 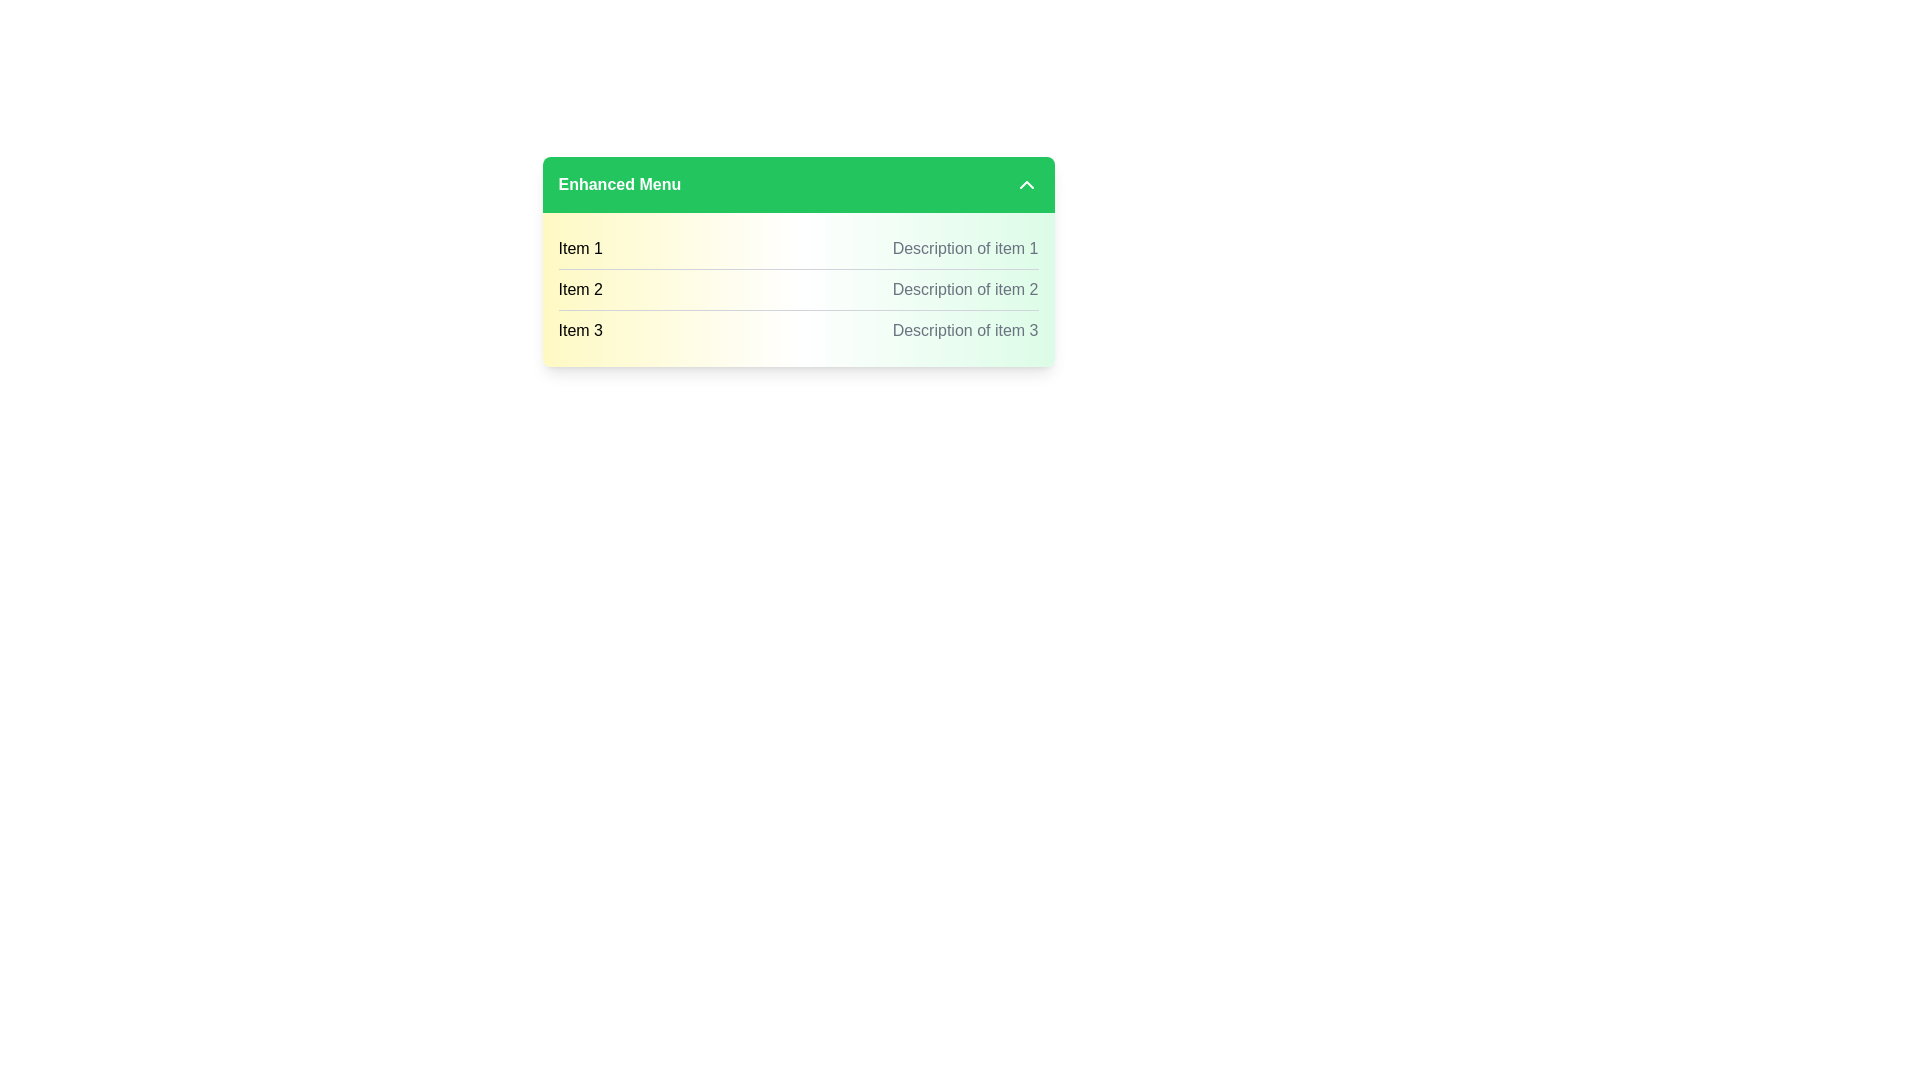 I want to click on the first row of the list item displaying 'Item 1' with the description 'Description of item 1', so click(x=797, y=248).